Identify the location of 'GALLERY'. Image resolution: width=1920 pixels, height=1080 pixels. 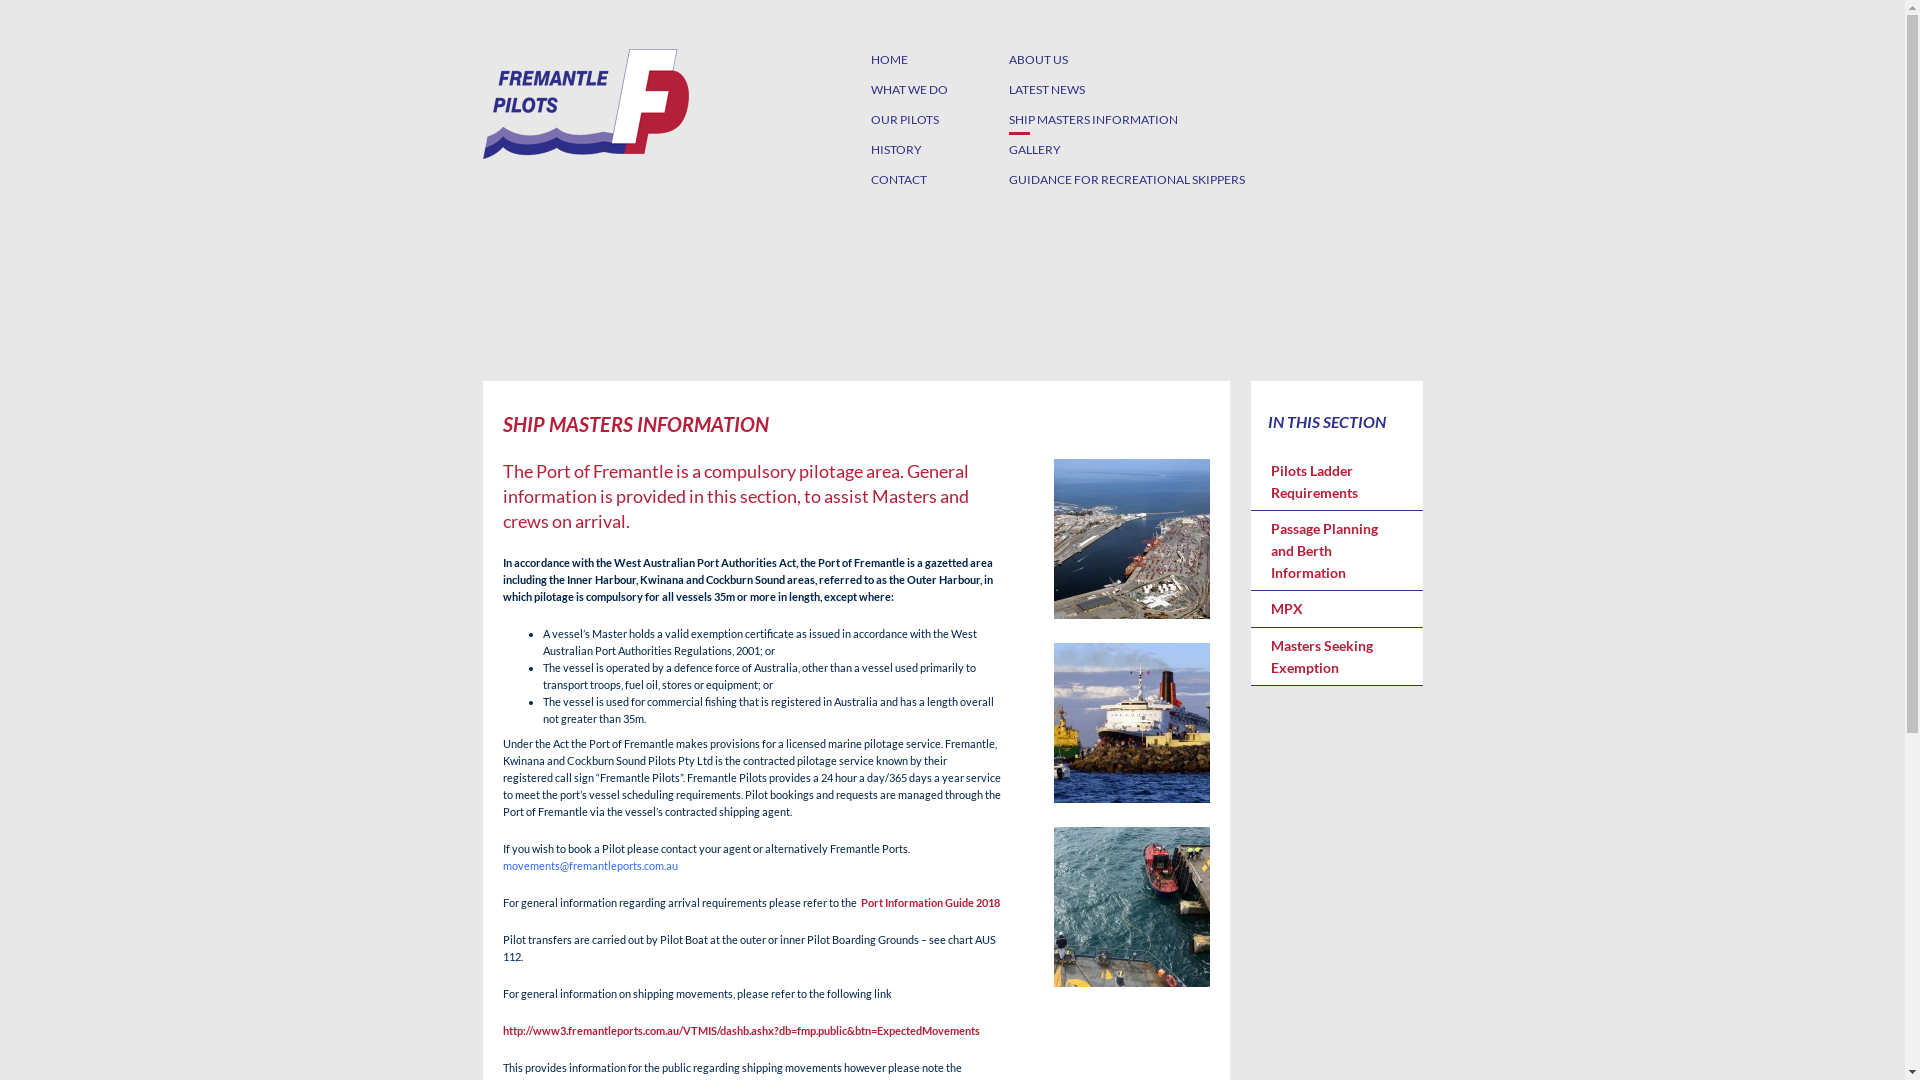
(1033, 148).